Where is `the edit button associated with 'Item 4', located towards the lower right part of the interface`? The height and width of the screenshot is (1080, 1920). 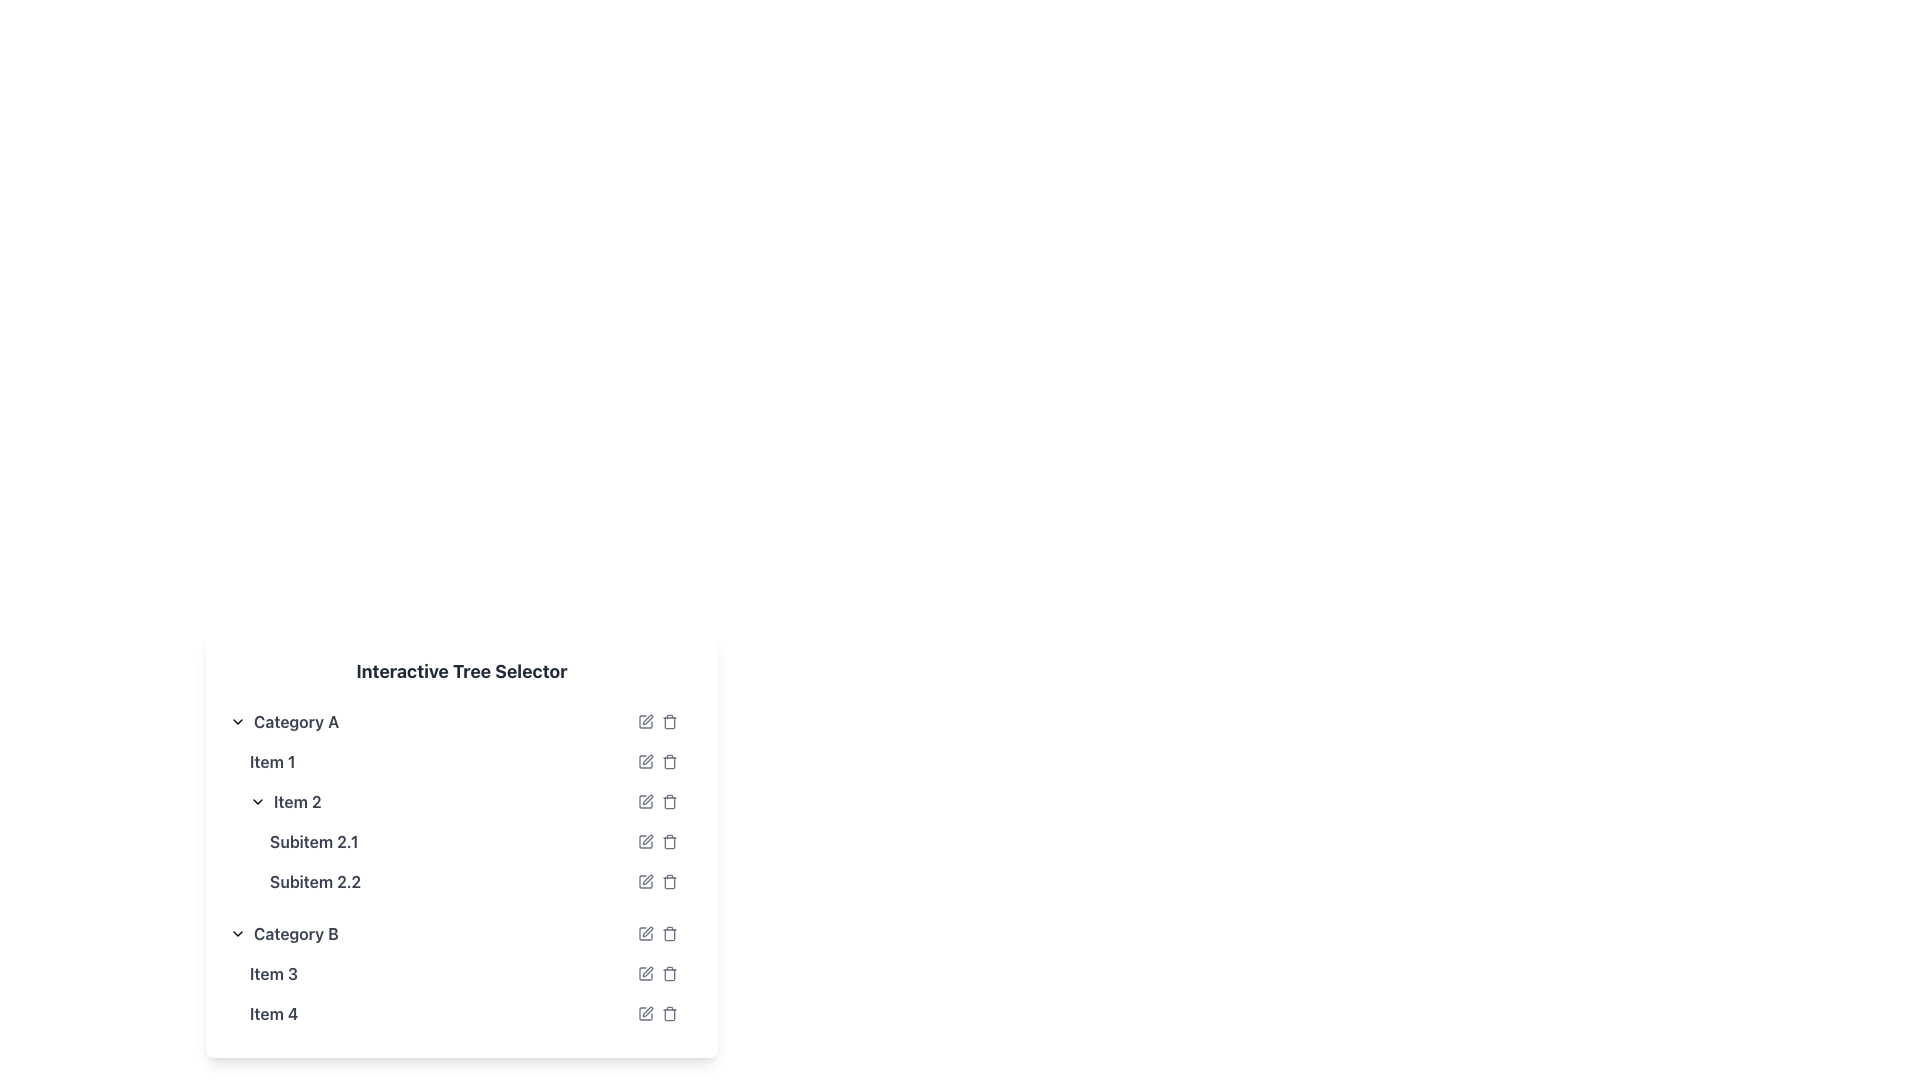
the edit button associated with 'Item 4', located towards the lower right part of the interface is located at coordinates (646, 1014).